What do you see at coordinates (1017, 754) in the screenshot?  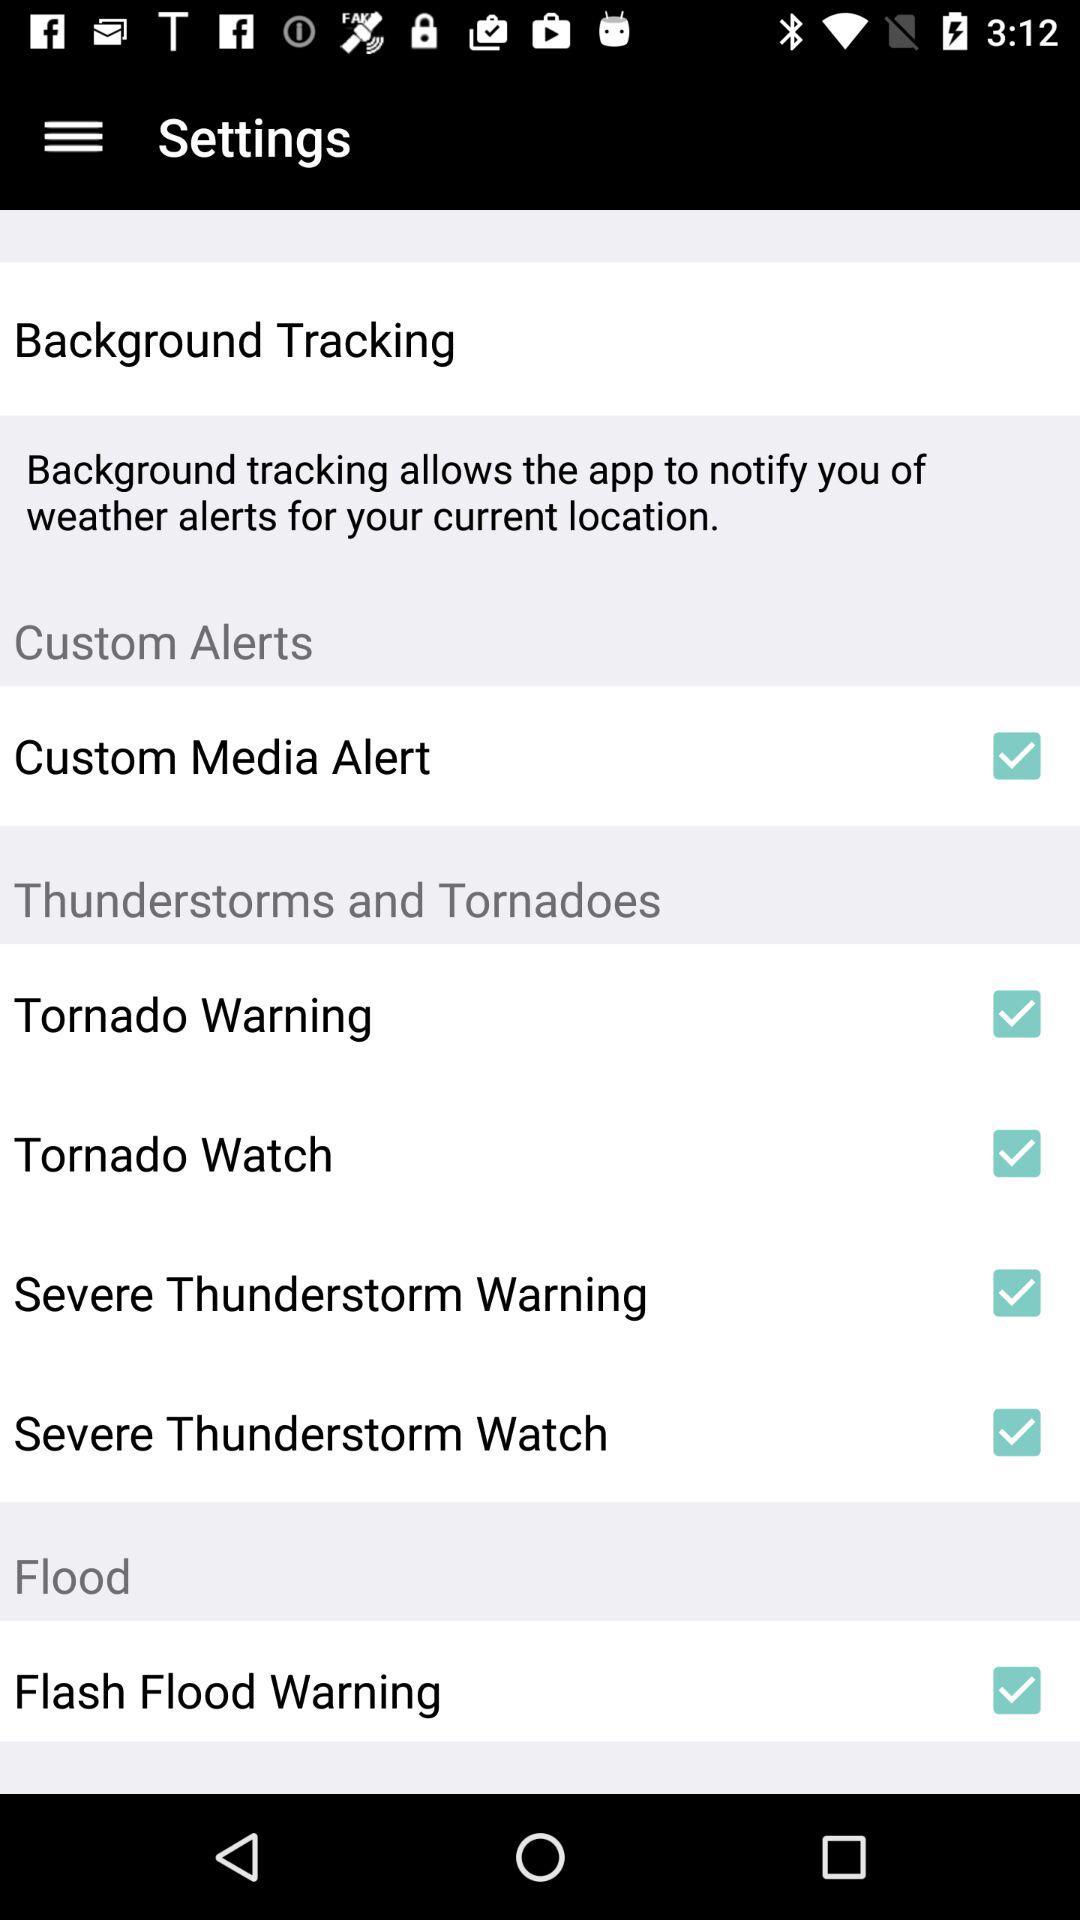 I see `the icon next to the custom media alert item` at bounding box center [1017, 754].